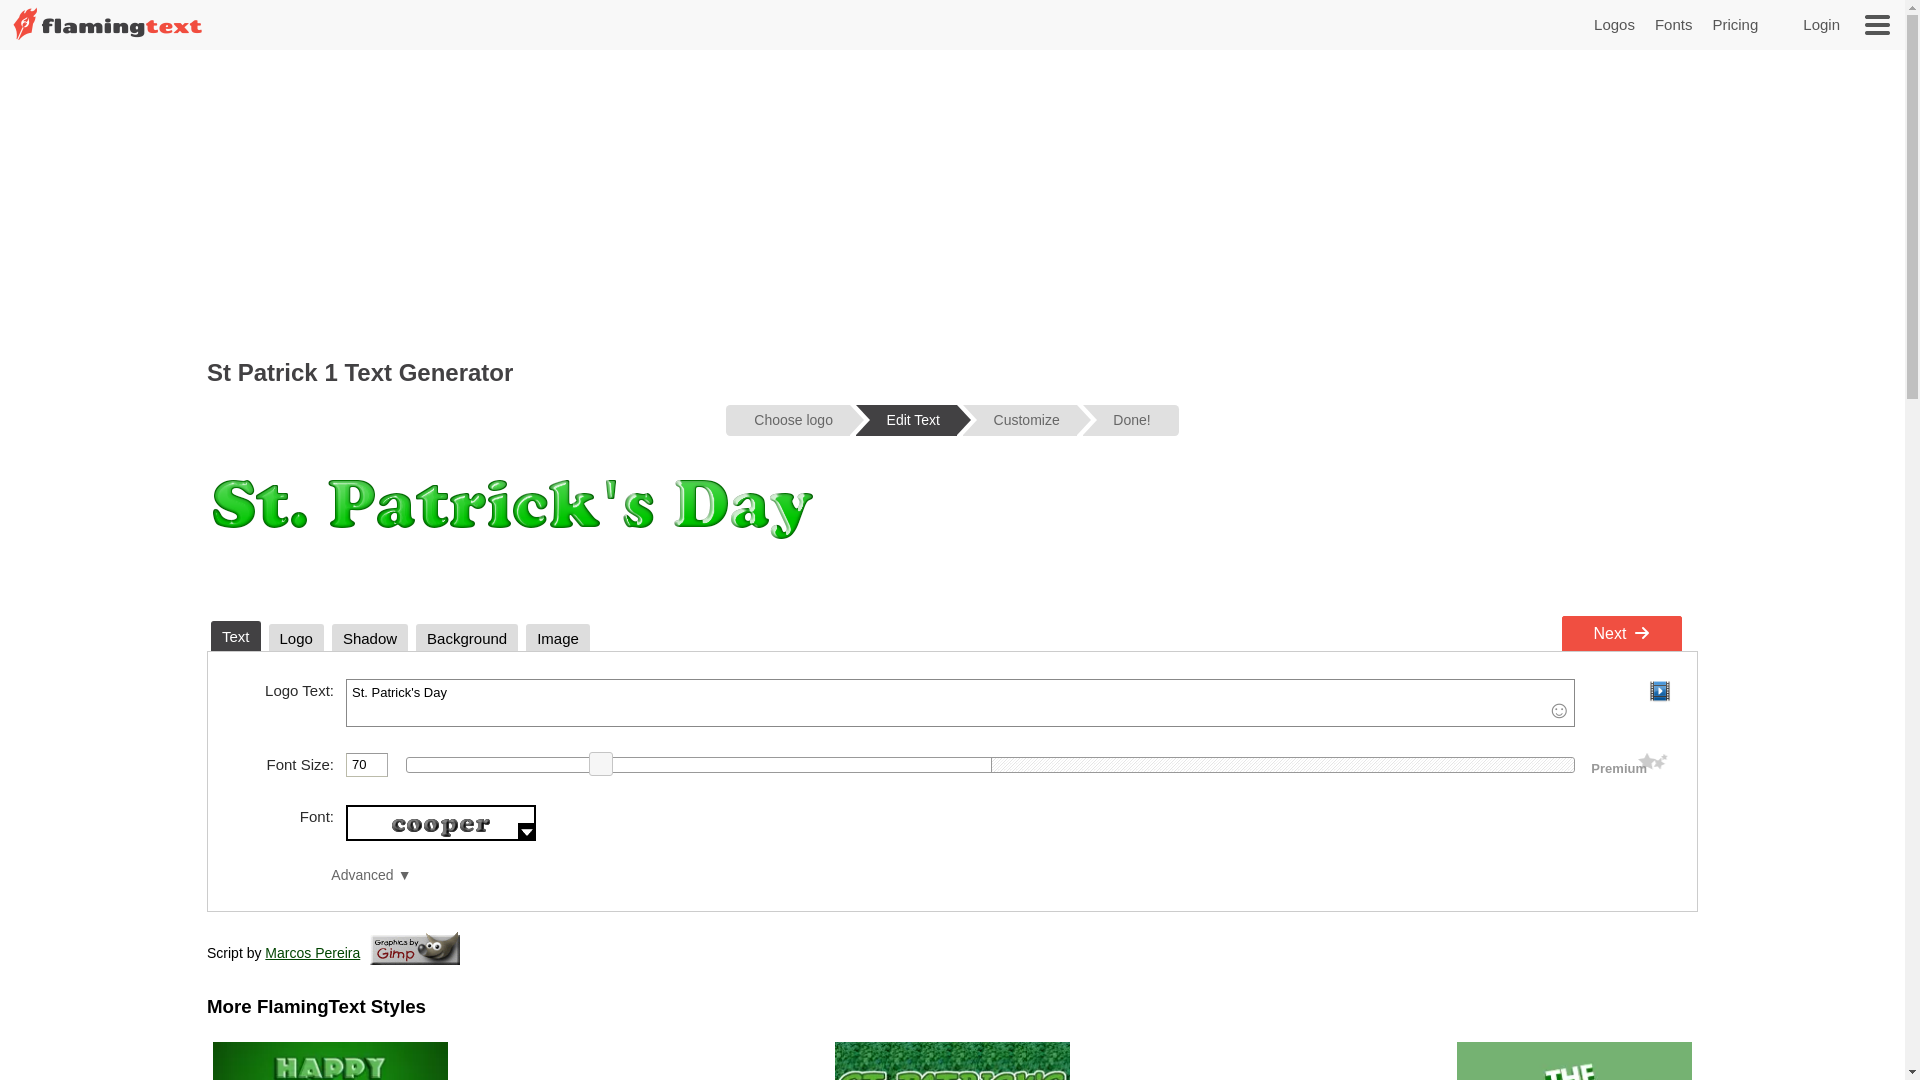  I want to click on 'Home', so click(106, 38).